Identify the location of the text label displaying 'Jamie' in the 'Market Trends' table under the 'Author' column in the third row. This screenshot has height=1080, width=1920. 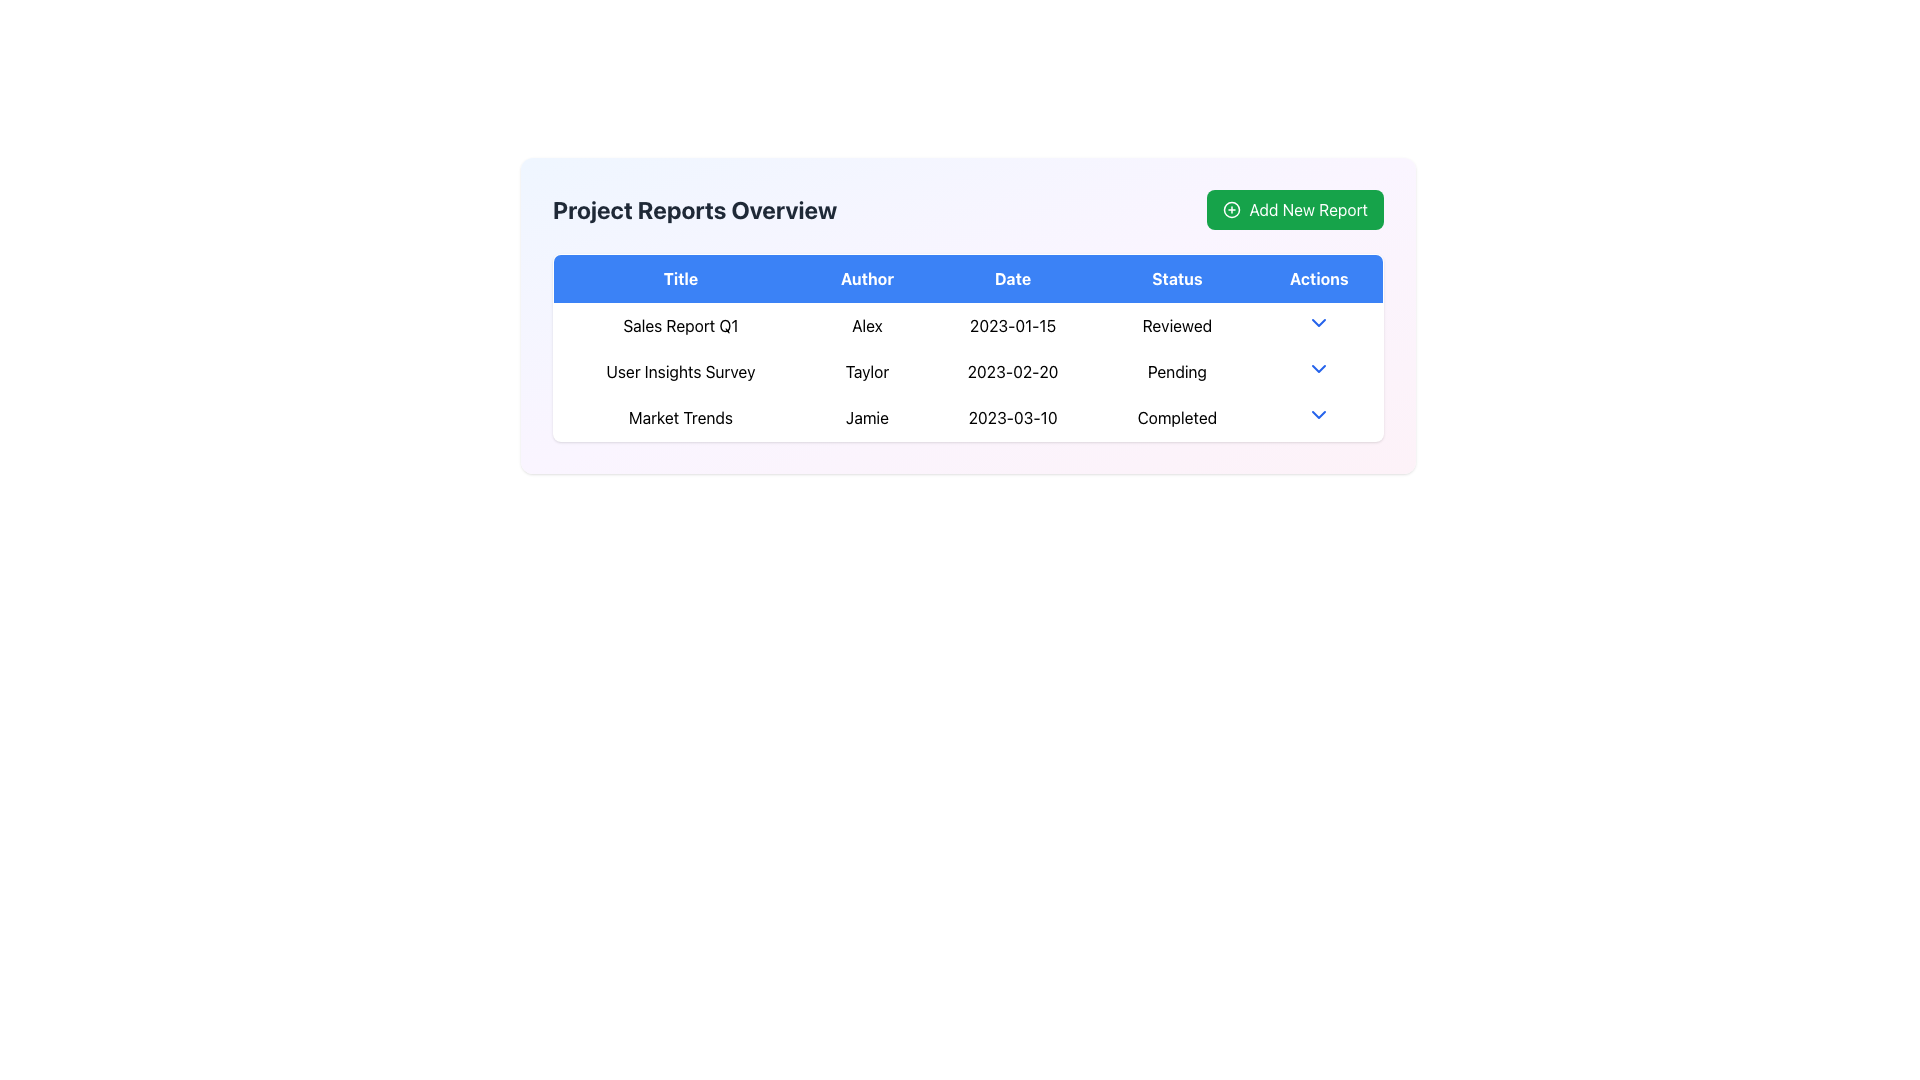
(867, 417).